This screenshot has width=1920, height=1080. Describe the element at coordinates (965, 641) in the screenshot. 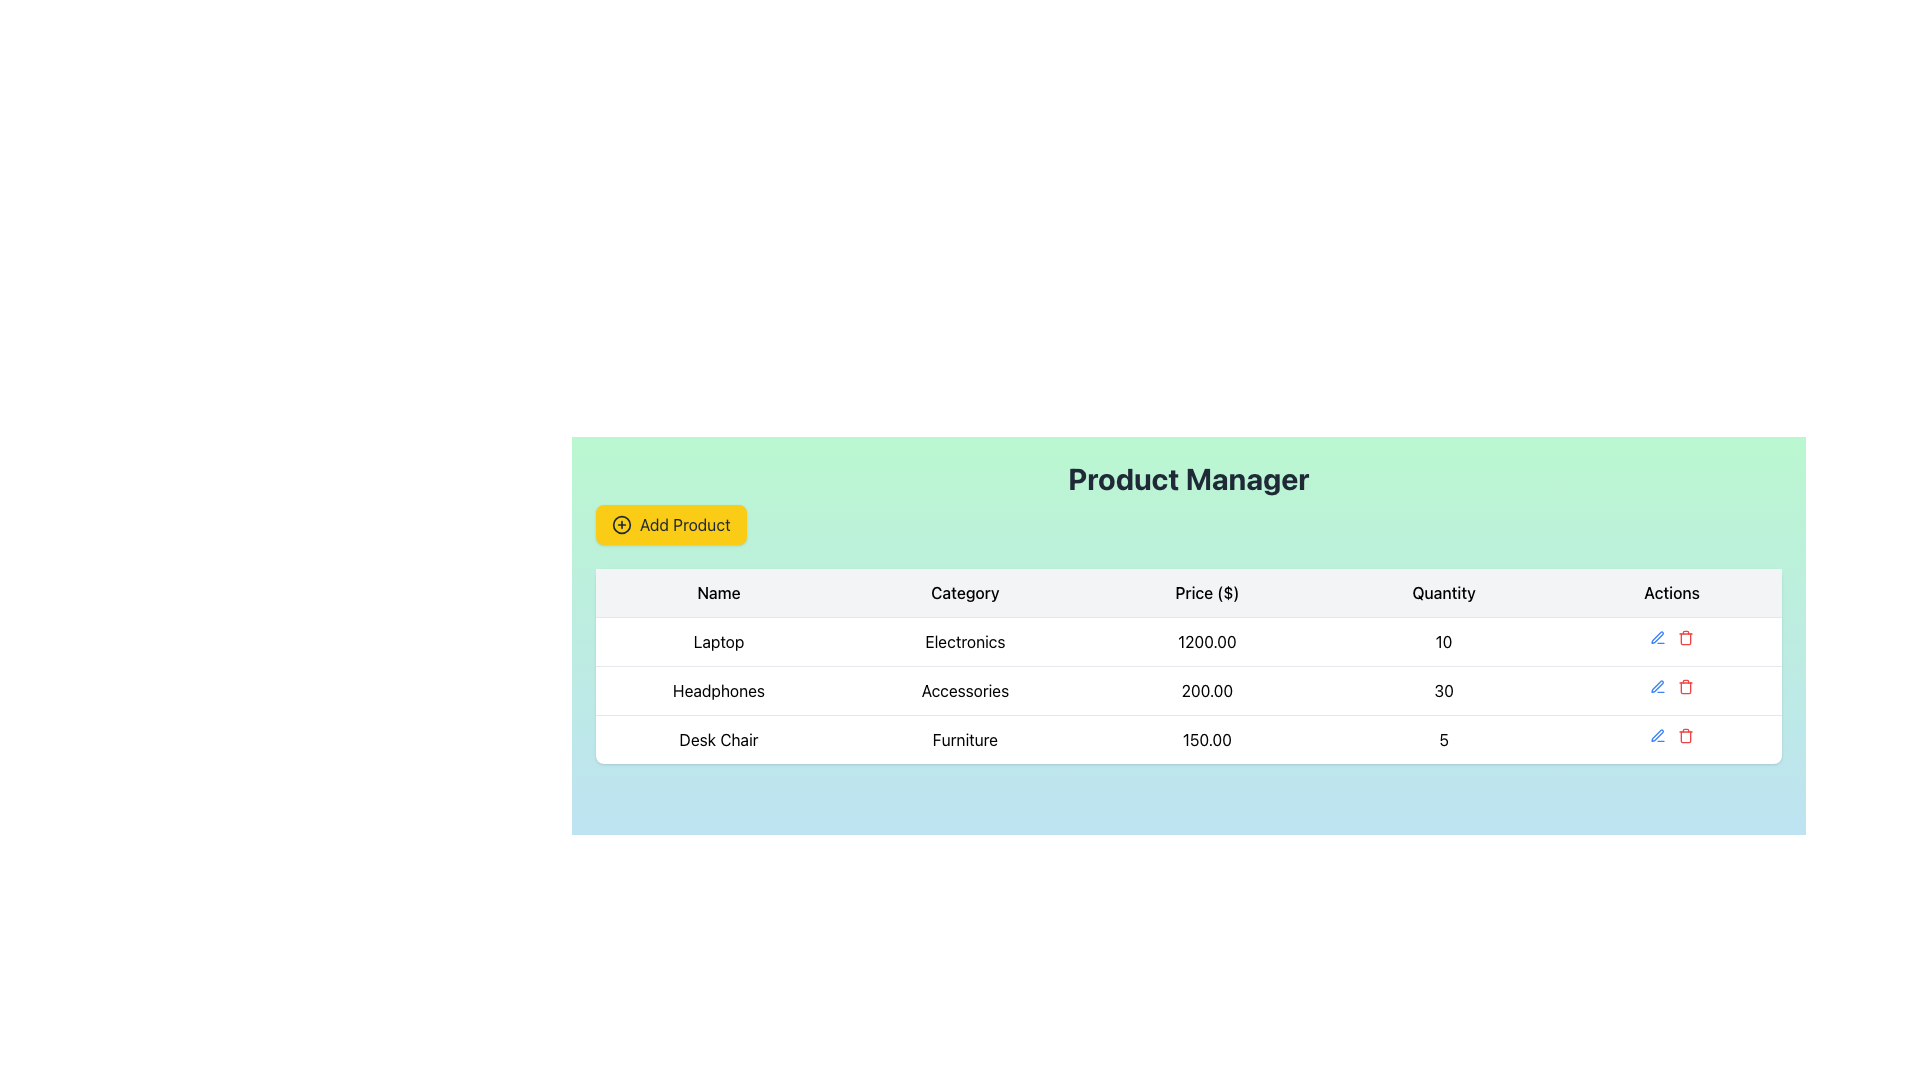

I see `the second cell in the row for the 'Laptop' item, which displays the category in the data table` at that location.